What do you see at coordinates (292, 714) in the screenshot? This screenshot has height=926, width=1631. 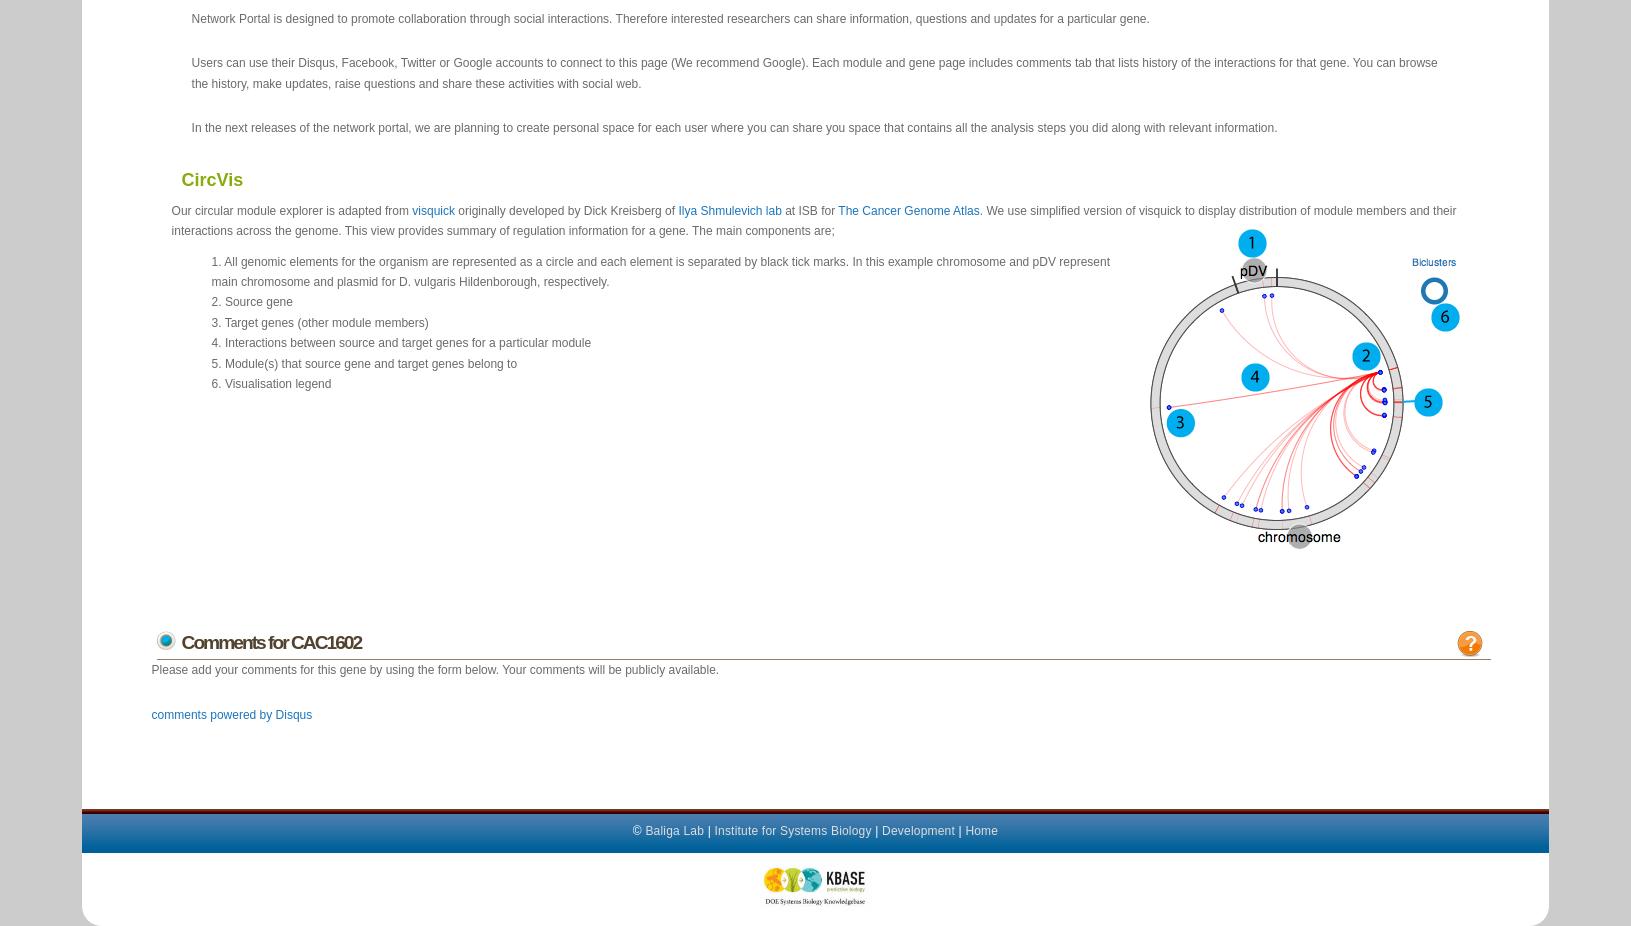 I see `'Disqus'` at bounding box center [292, 714].